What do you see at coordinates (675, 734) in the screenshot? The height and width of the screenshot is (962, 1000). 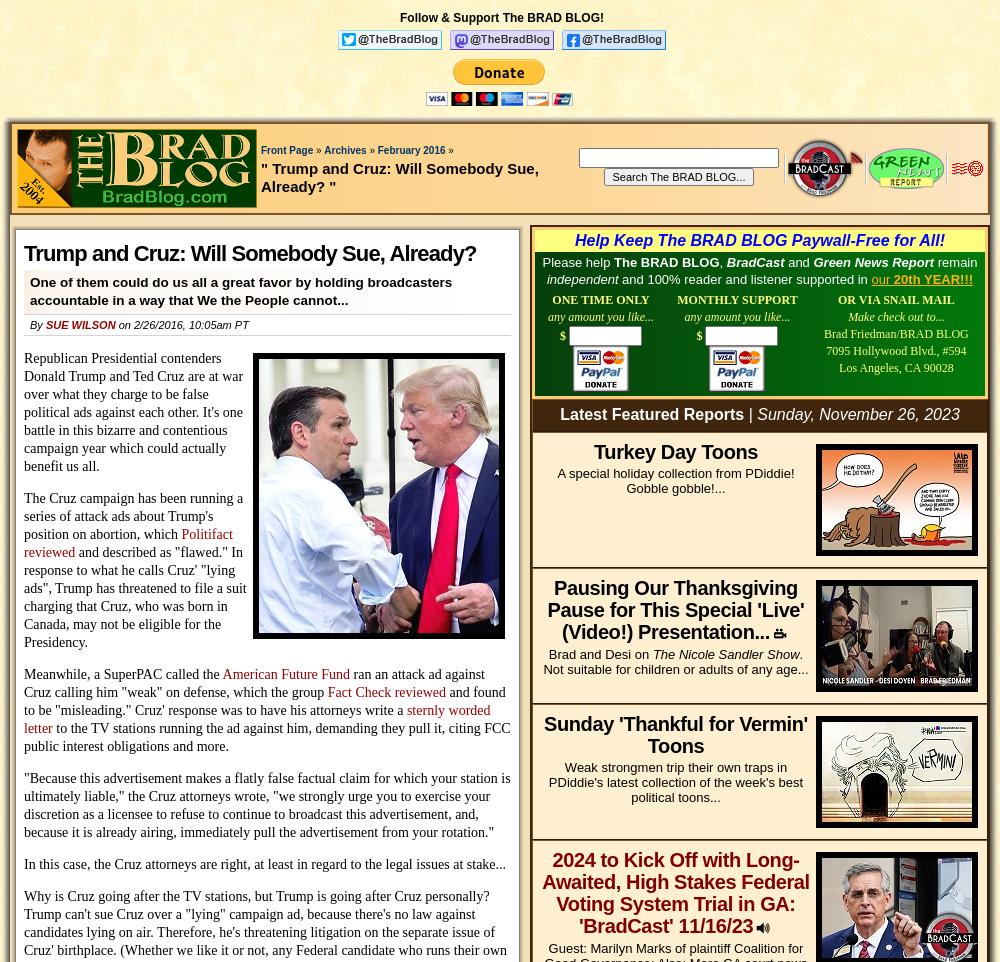 I see `'Sunday 'Thankful for Vermin' Toons'` at bounding box center [675, 734].